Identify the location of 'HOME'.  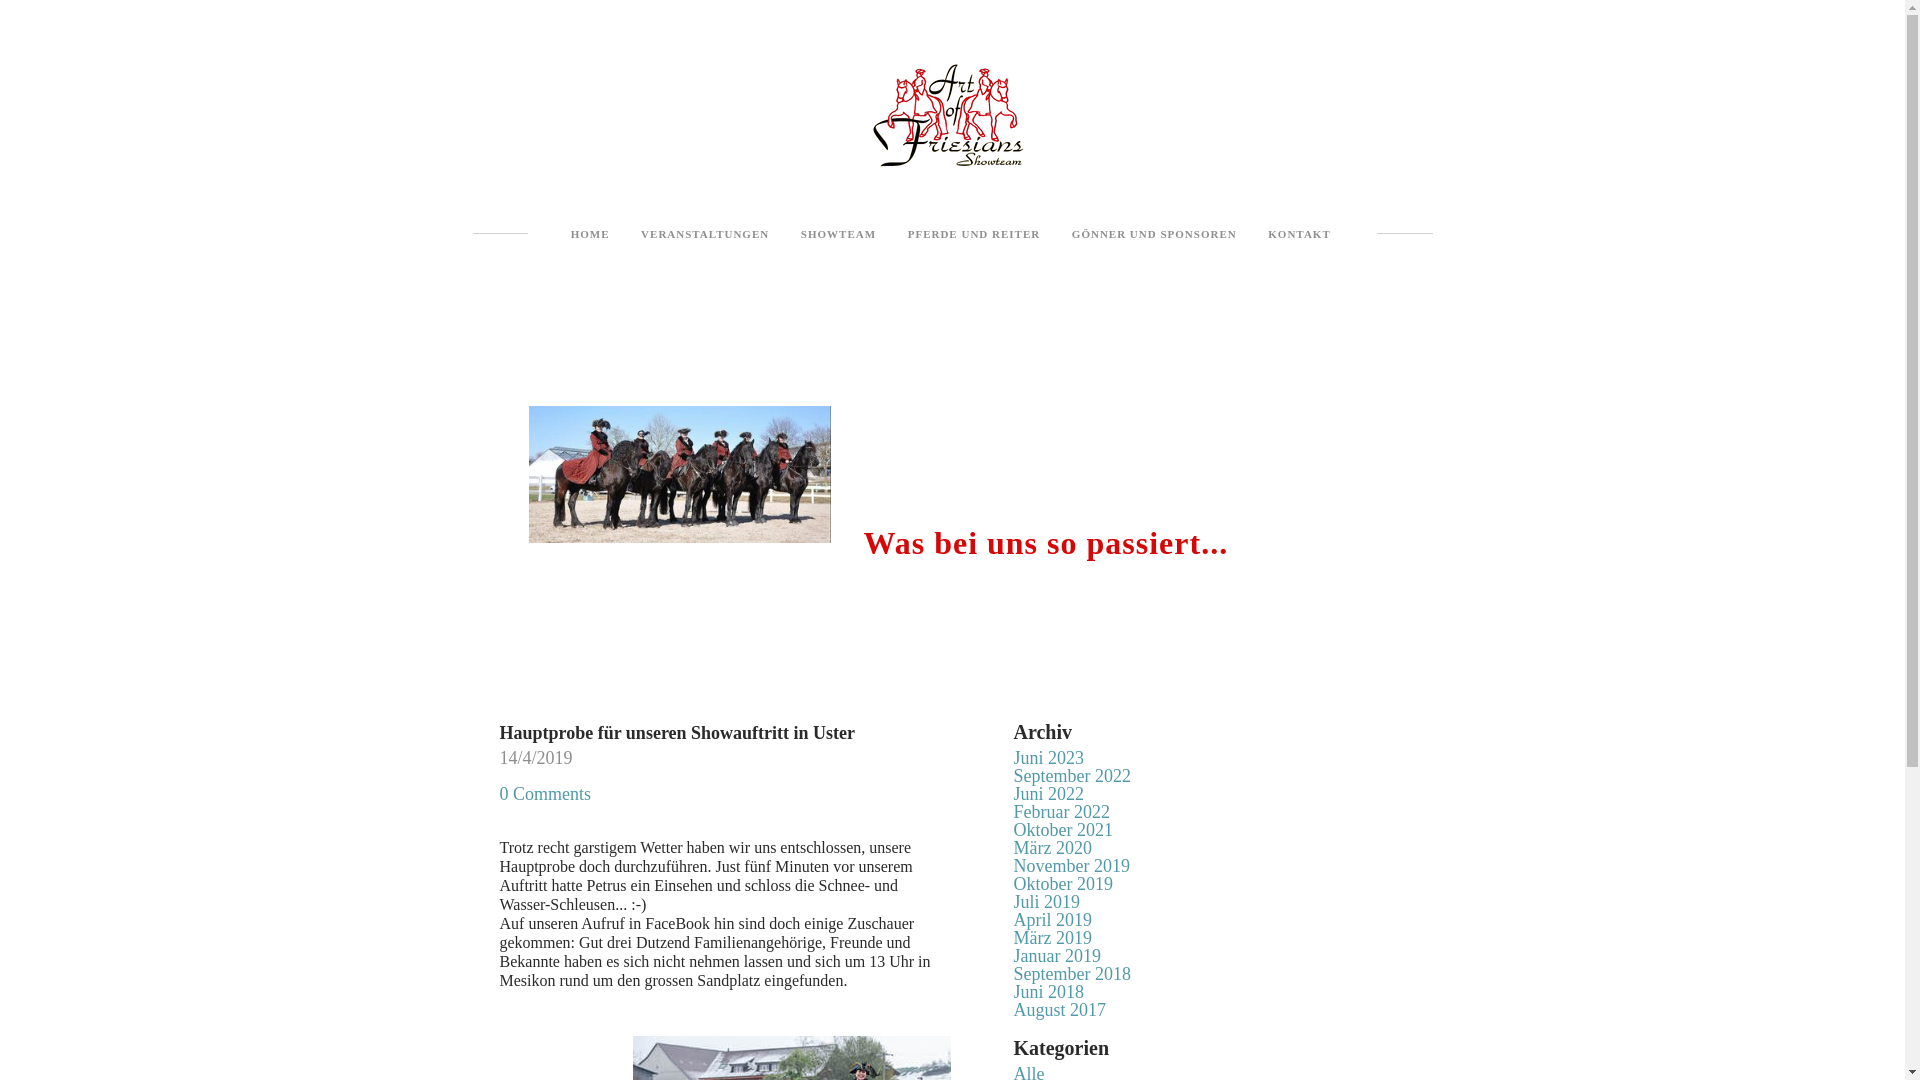
(589, 233).